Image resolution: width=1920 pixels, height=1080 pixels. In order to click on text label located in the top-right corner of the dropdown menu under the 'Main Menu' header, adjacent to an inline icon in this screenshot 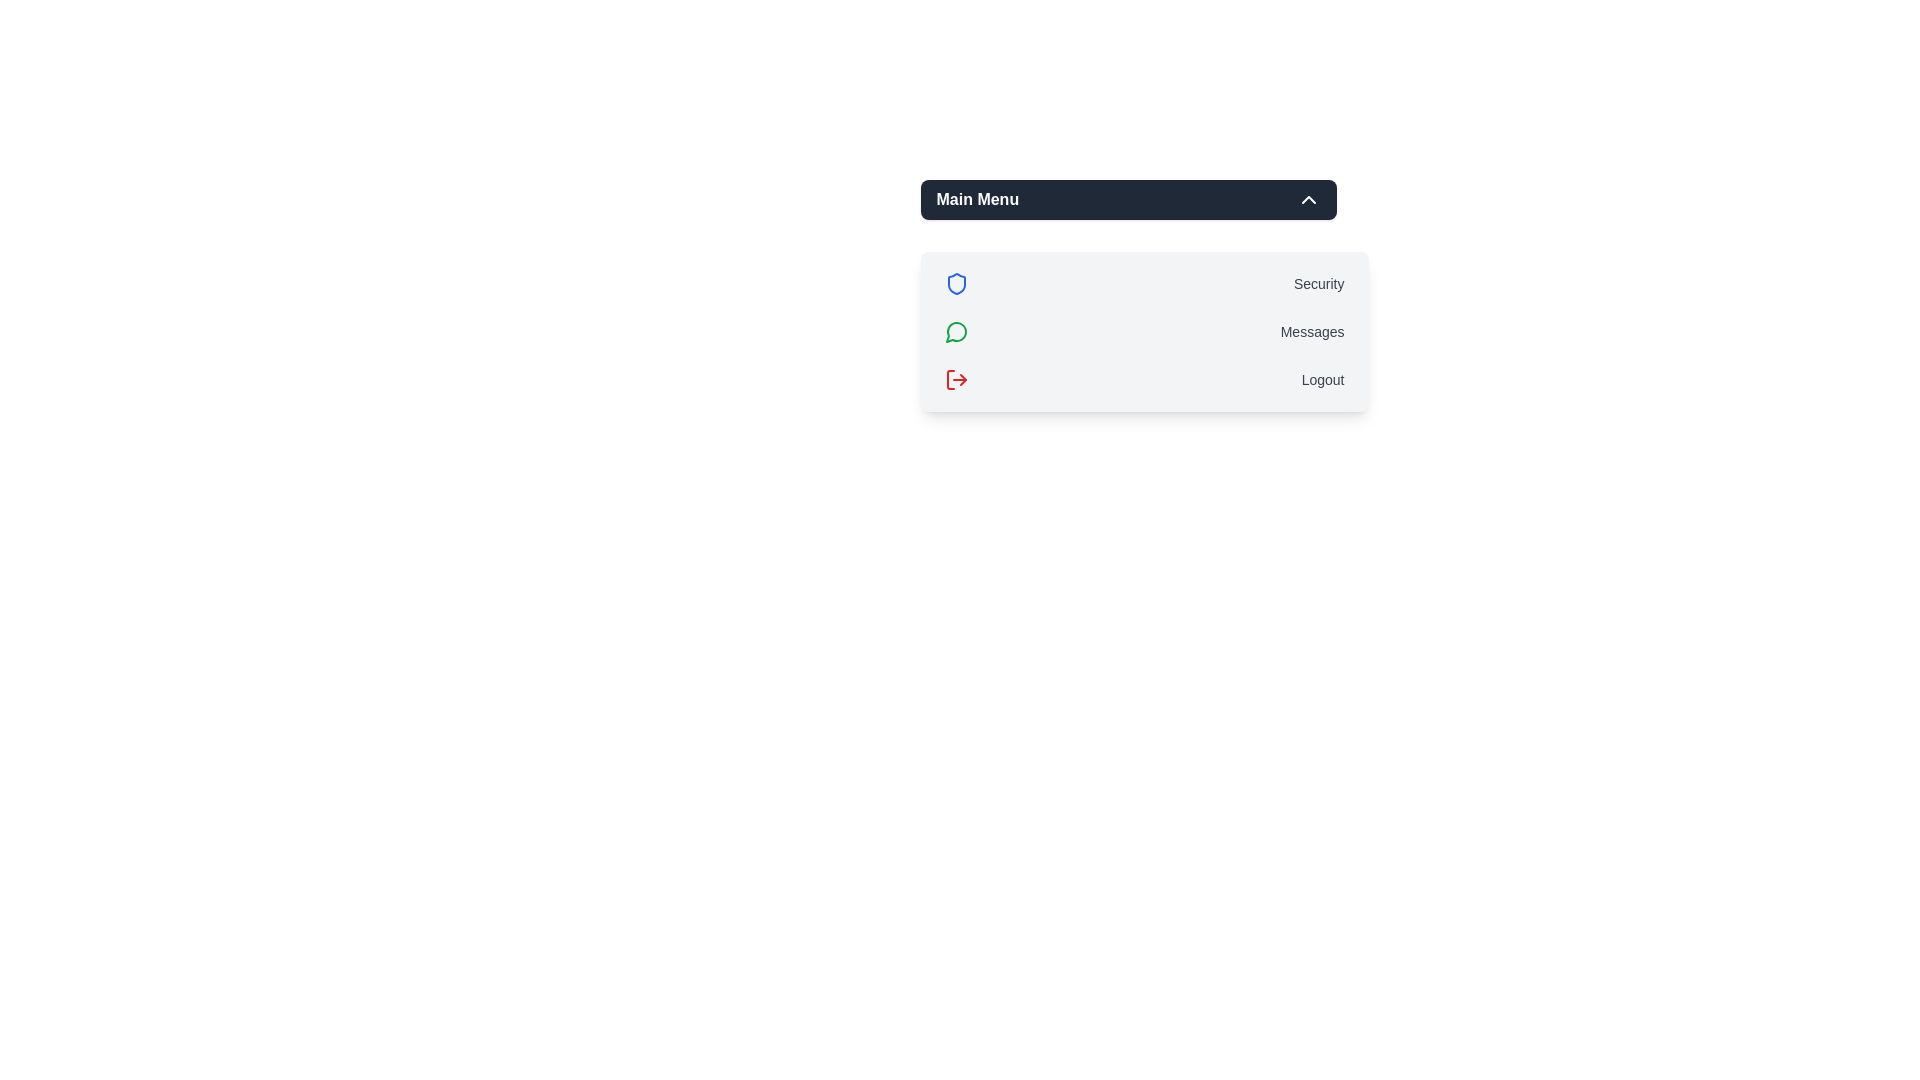, I will do `click(1319, 284)`.